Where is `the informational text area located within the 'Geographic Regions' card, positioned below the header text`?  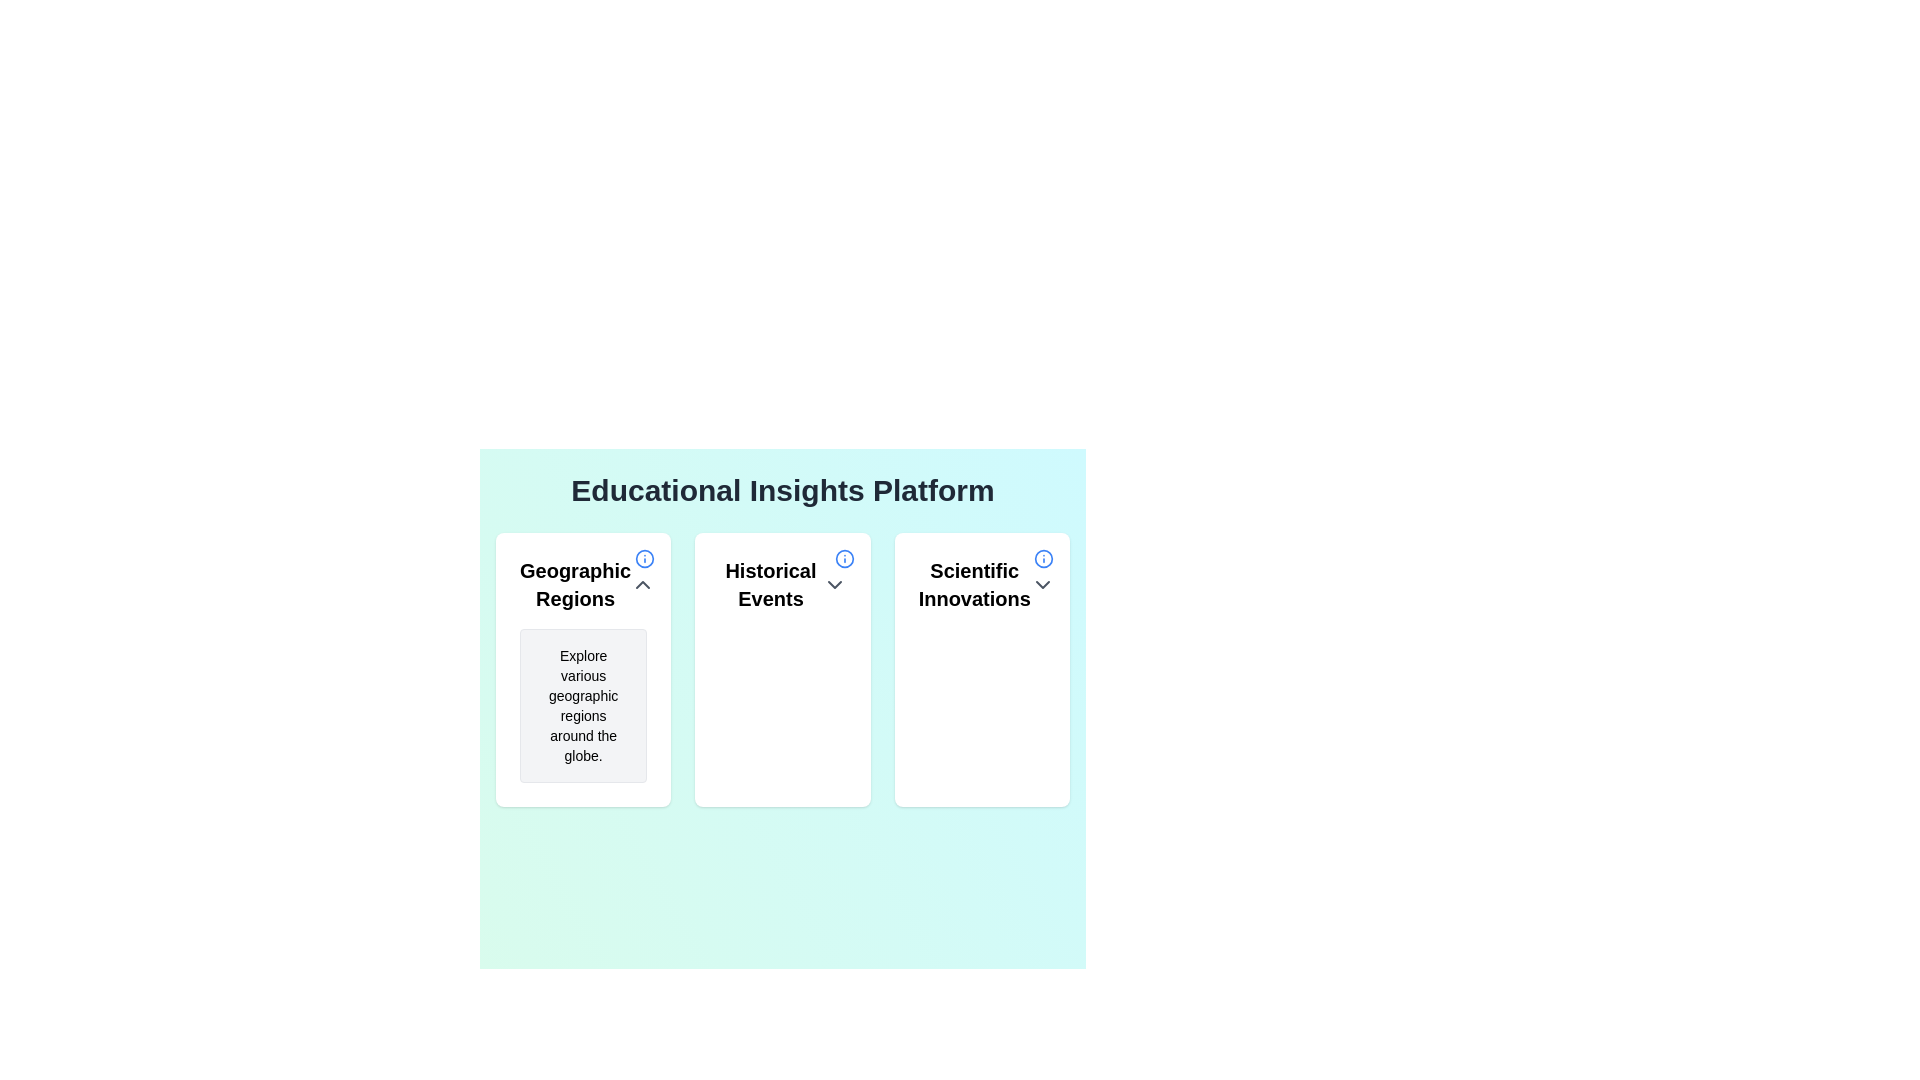 the informational text area located within the 'Geographic Regions' card, positioned below the header text is located at coordinates (582, 704).